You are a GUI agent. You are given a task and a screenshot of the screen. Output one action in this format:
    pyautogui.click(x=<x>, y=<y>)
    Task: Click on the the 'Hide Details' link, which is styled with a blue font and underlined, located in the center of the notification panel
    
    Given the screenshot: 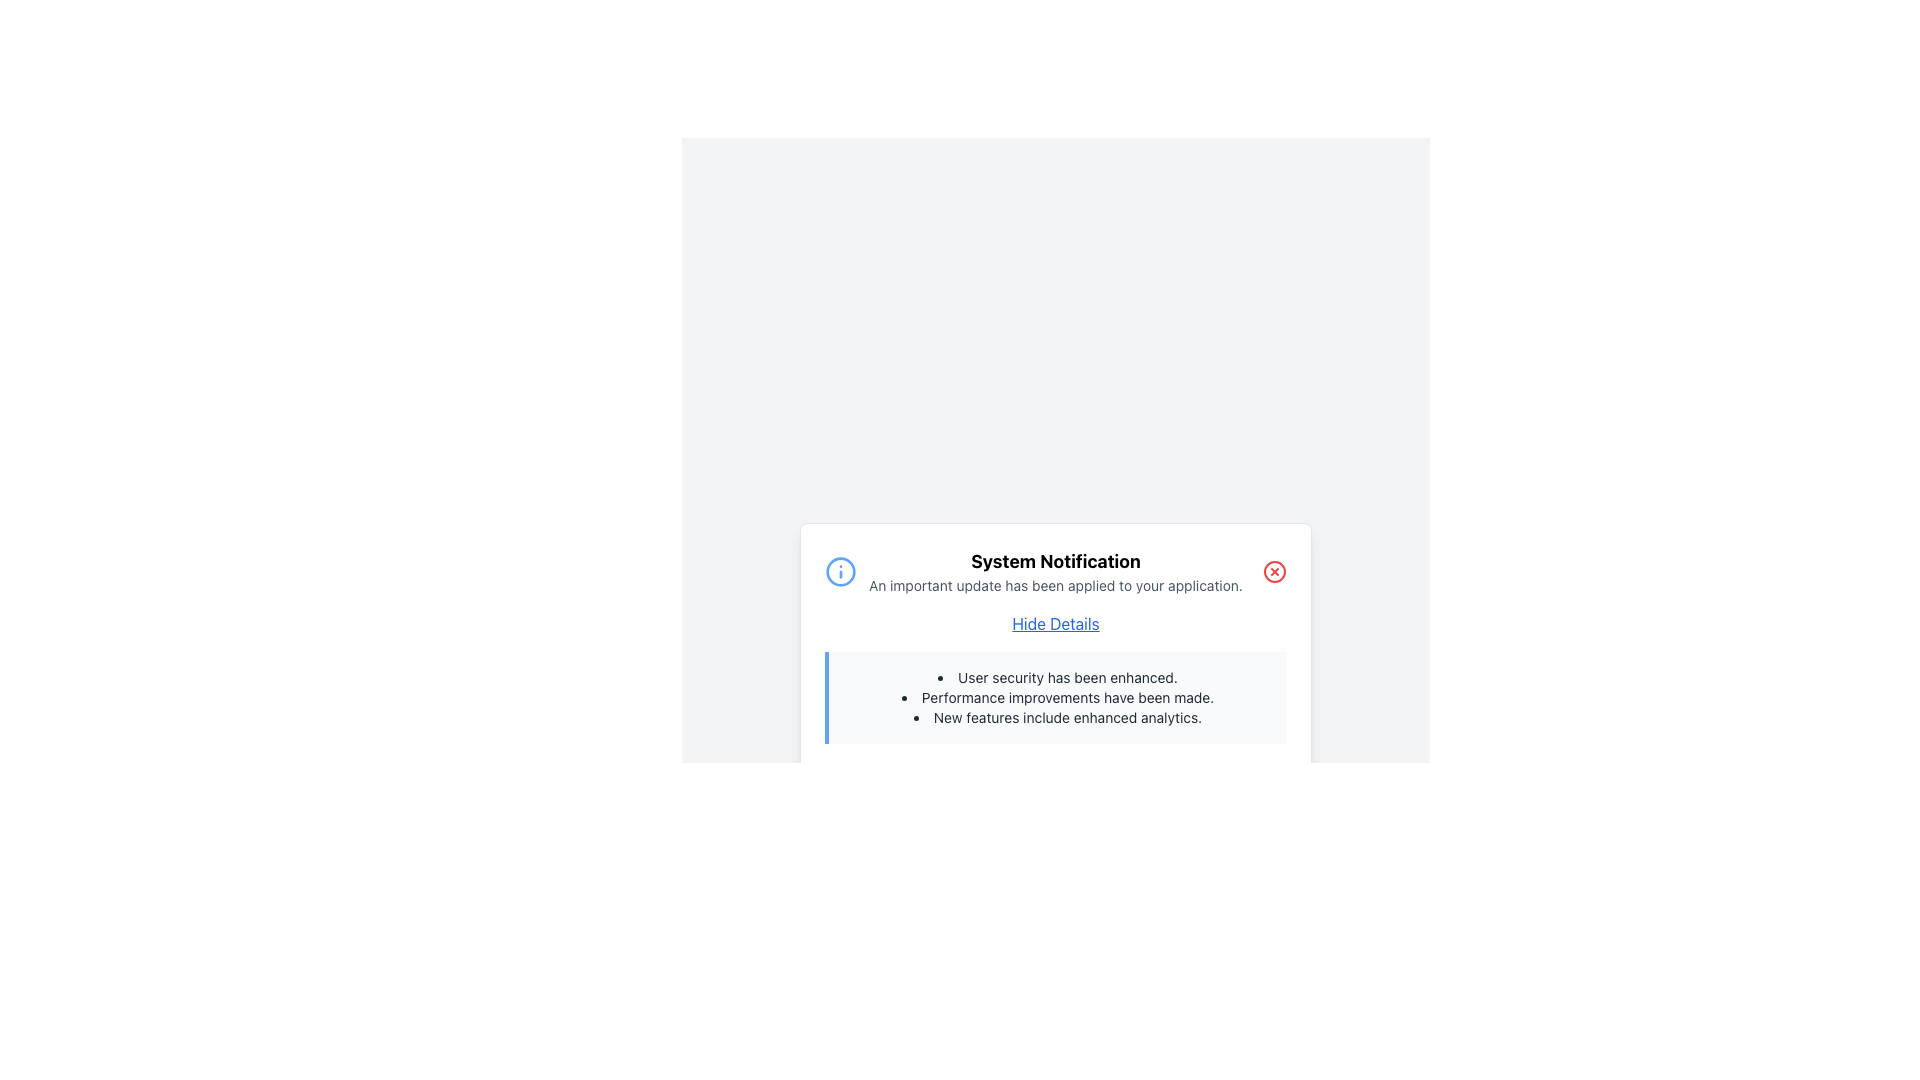 What is the action you would take?
    pyautogui.click(x=1055, y=623)
    